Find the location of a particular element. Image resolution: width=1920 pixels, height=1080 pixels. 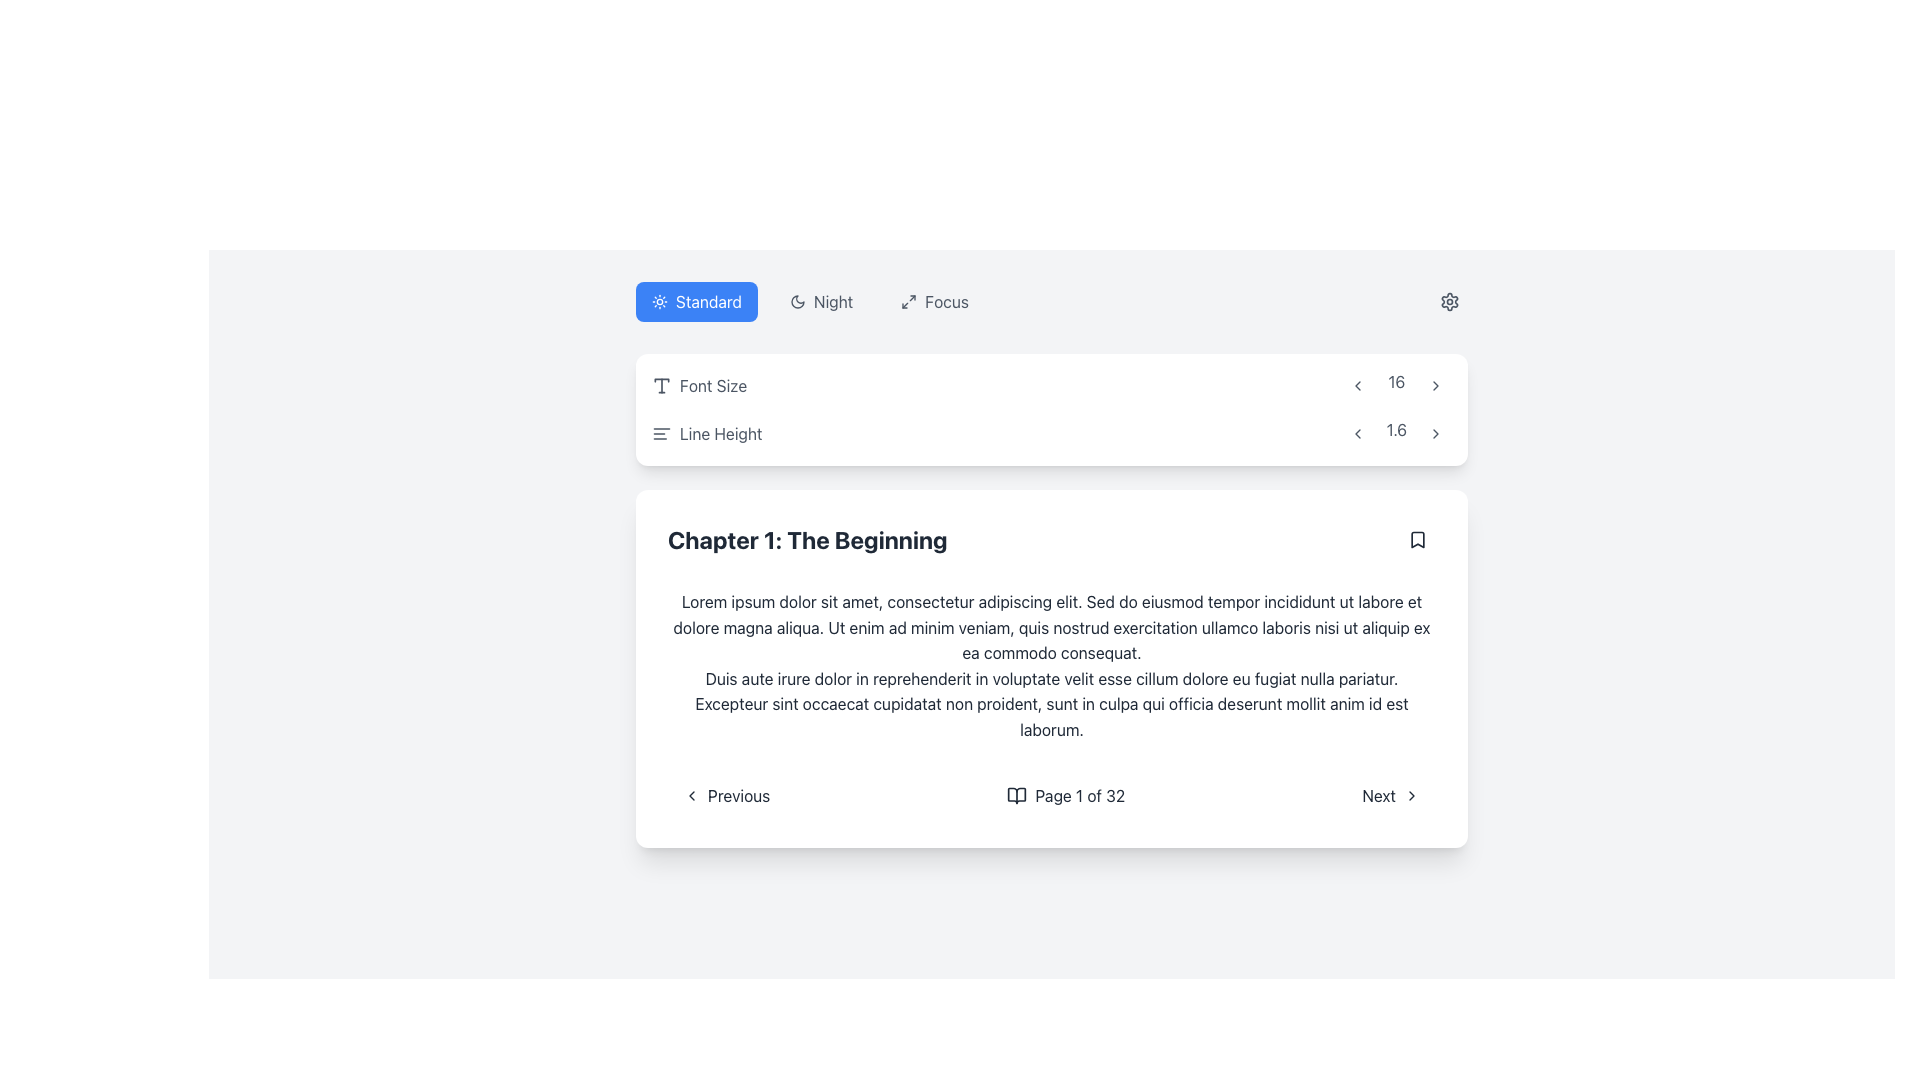

the SVG moon icon on the left side of the 'Night' button is located at coordinates (796, 301).